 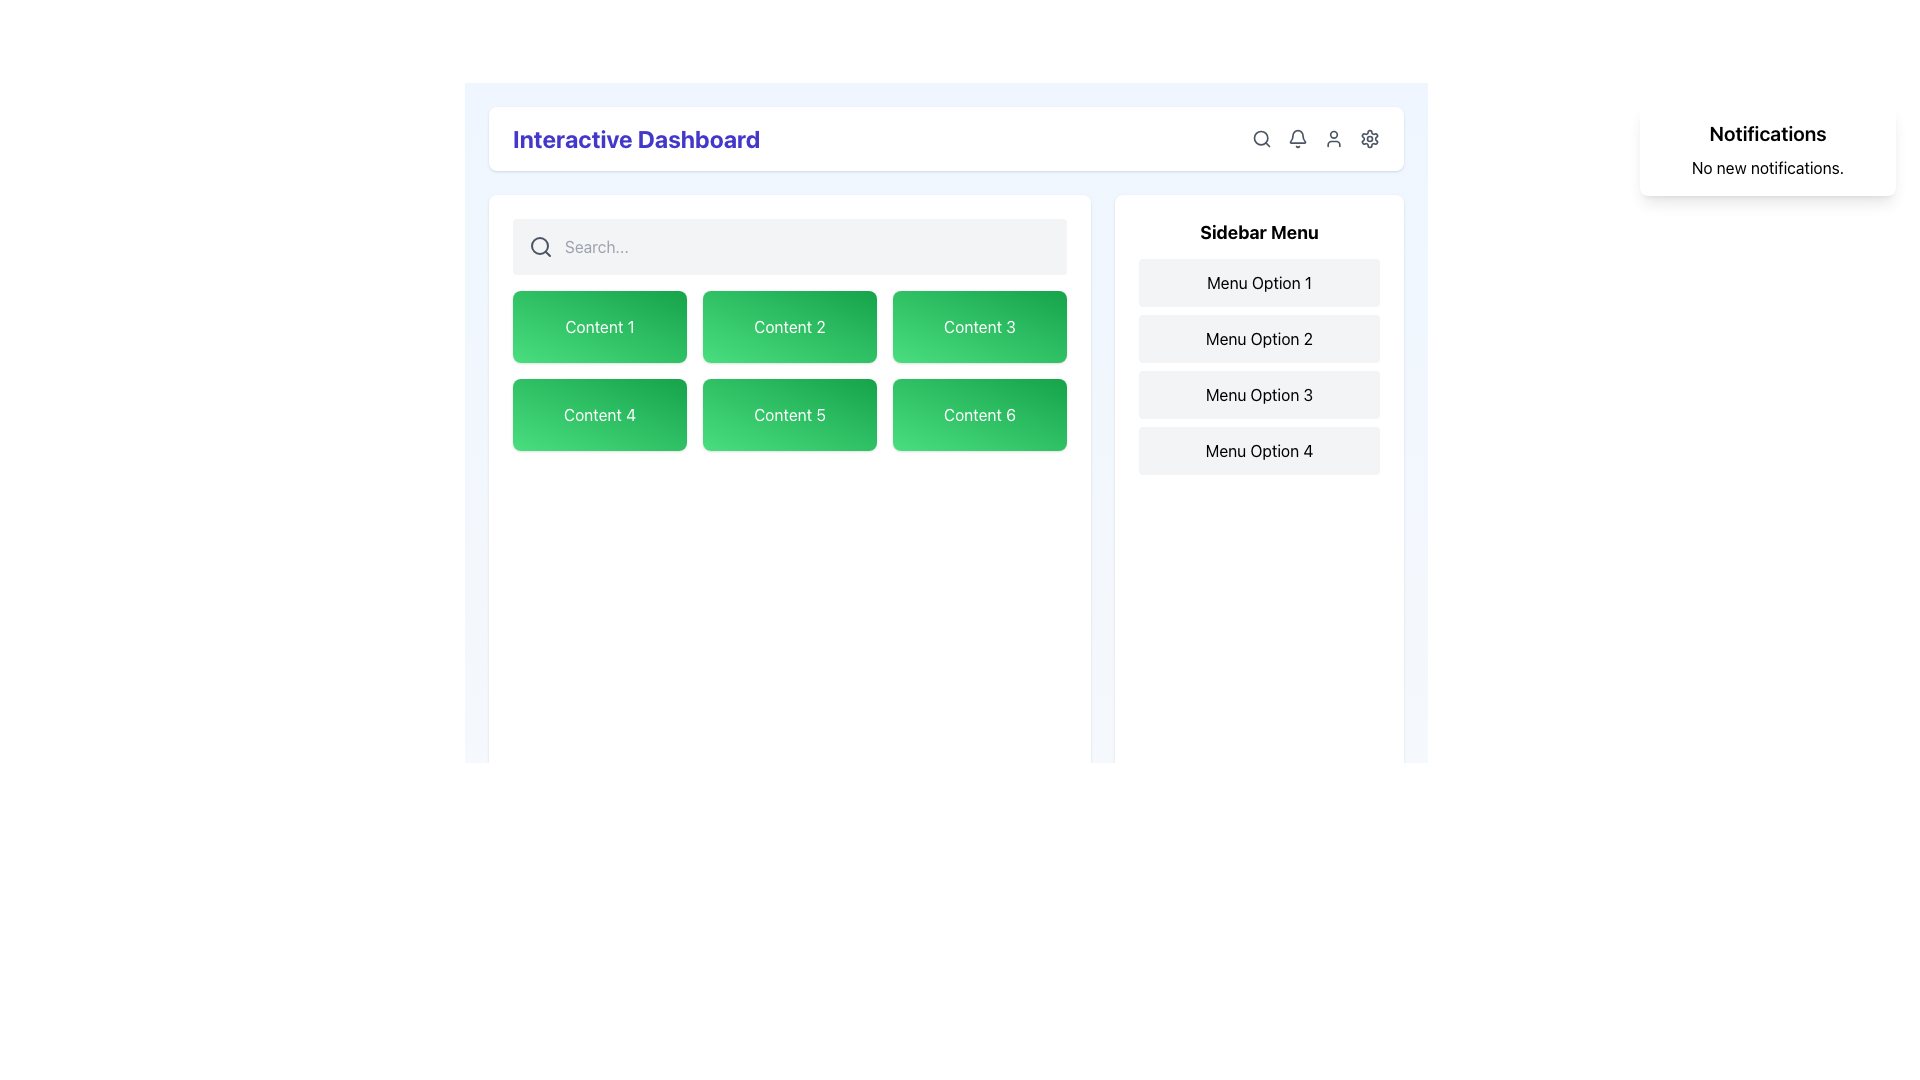 I want to click on the third menu option button in the sidebar menu, so click(x=1258, y=394).